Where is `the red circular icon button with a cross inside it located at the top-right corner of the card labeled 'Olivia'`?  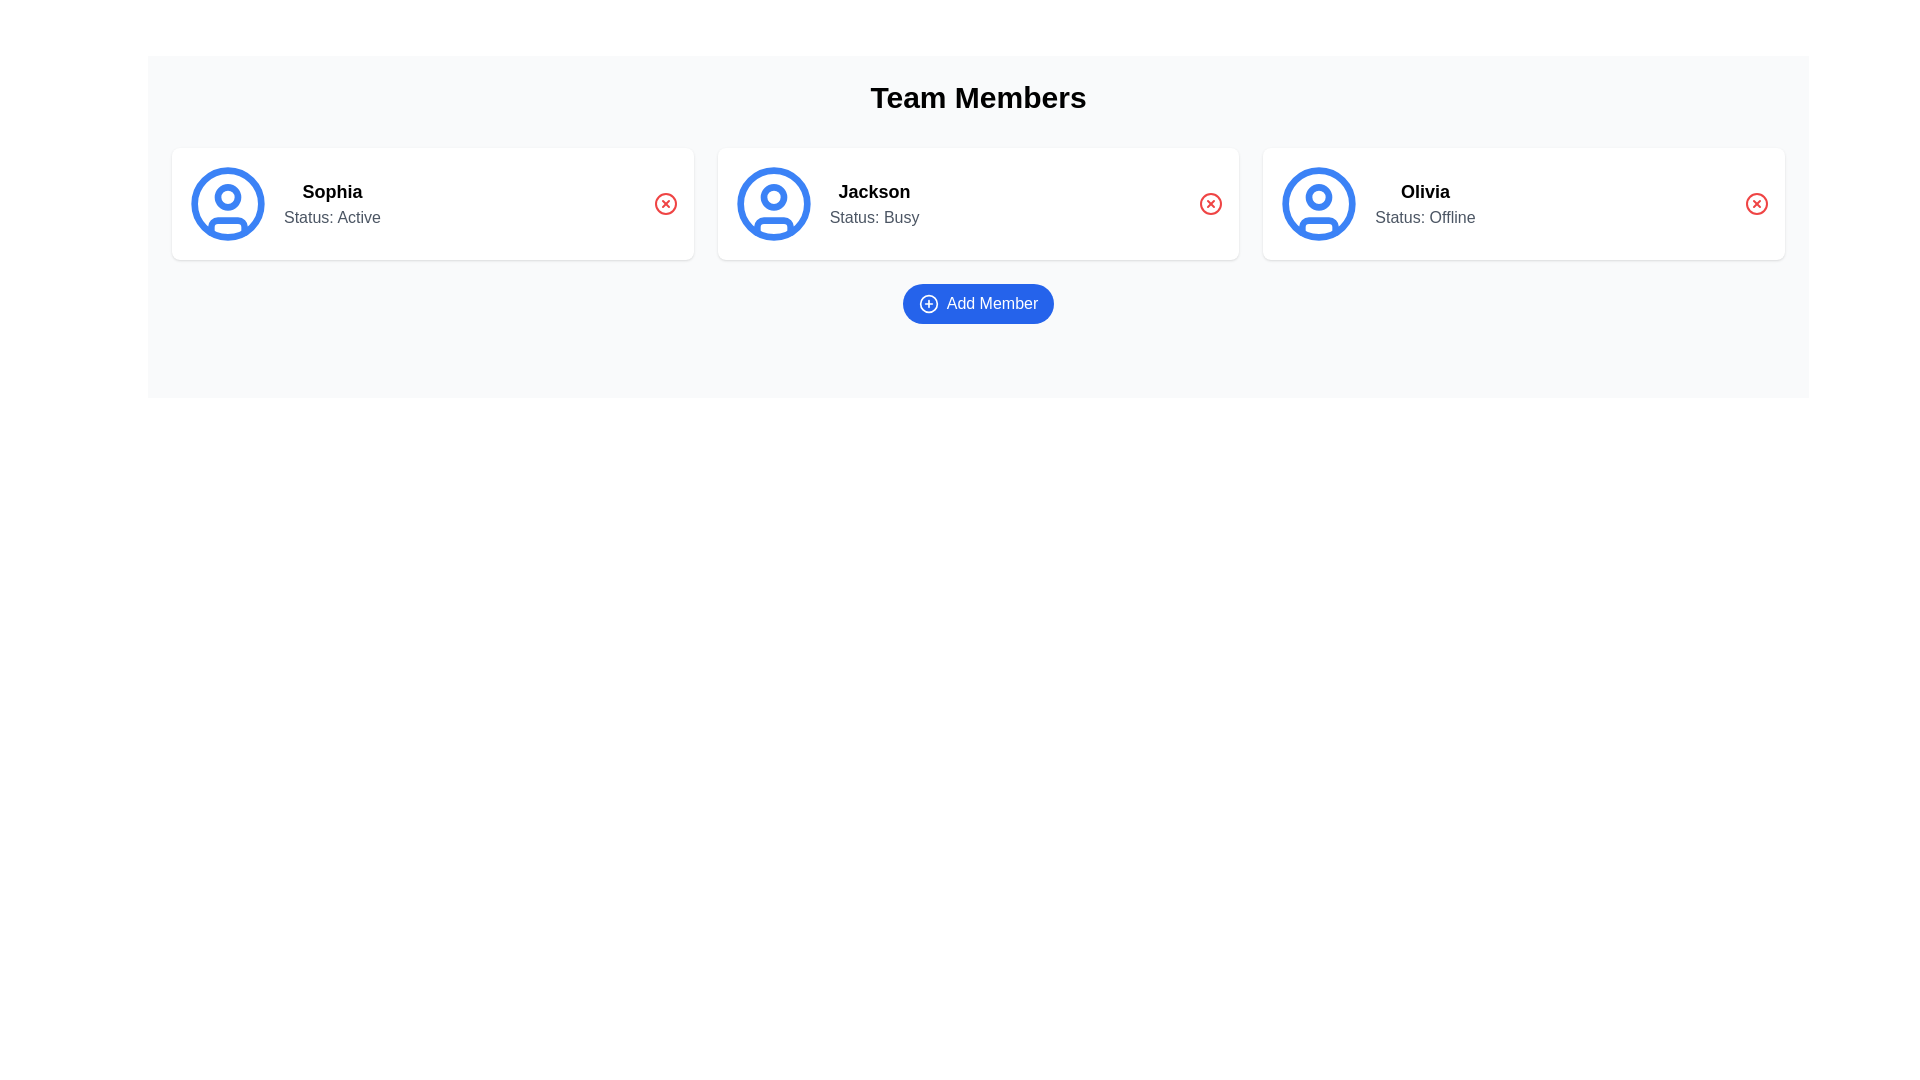
the red circular icon button with a cross inside it located at the top-right corner of the card labeled 'Olivia' is located at coordinates (1755, 204).